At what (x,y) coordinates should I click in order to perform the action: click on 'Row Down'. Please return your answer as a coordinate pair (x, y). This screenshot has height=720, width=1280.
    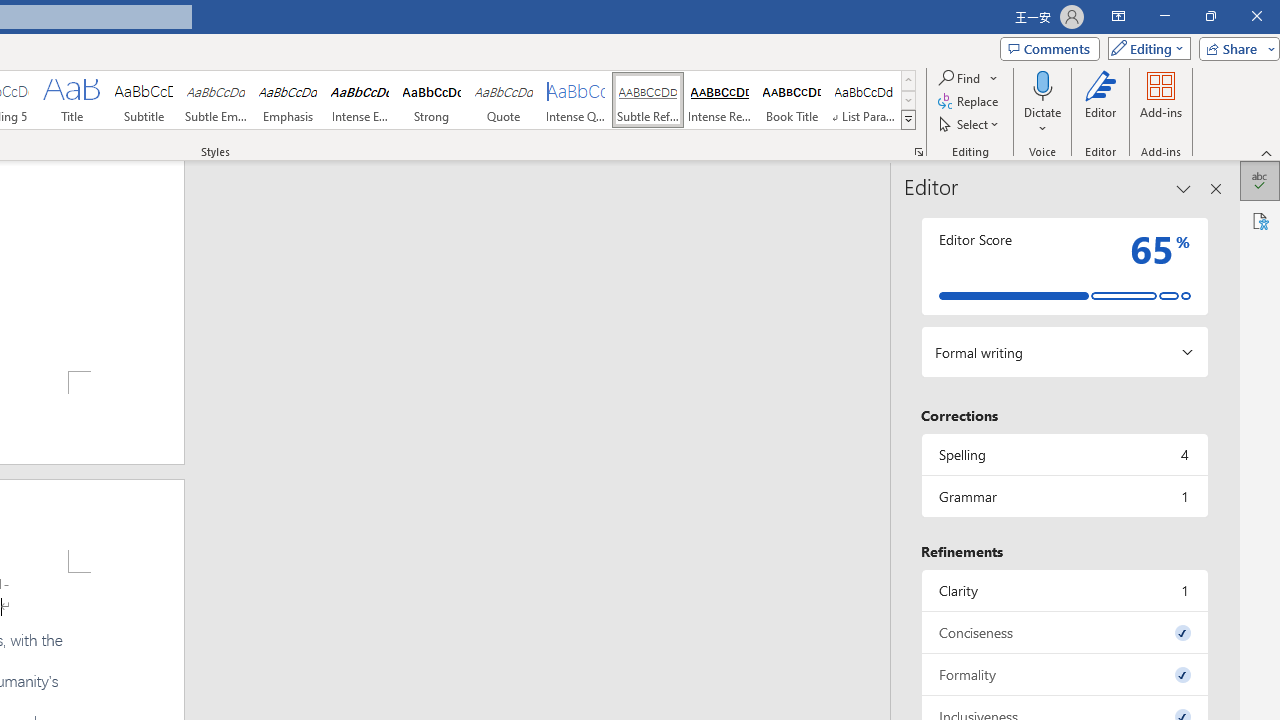
    Looking at the image, I should click on (907, 100).